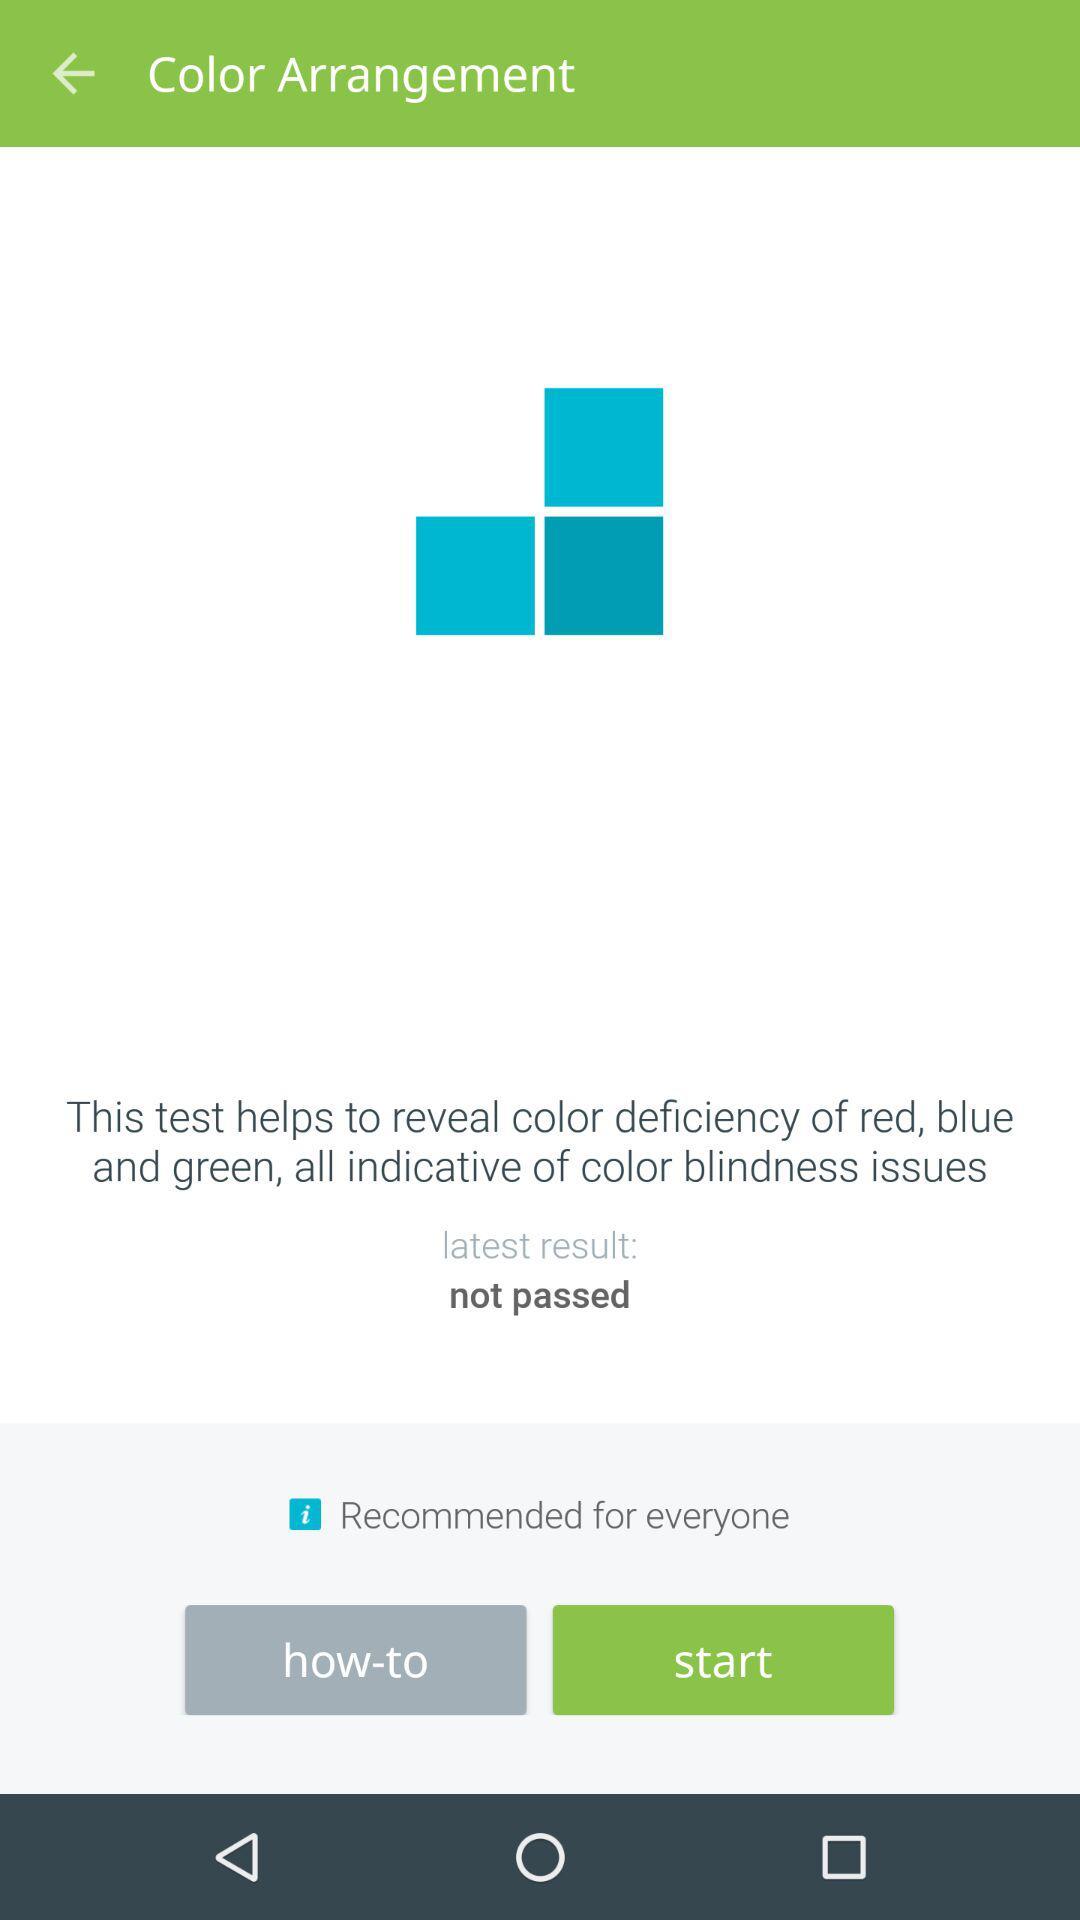  I want to click on icon next to how-to item, so click(723, 1660).